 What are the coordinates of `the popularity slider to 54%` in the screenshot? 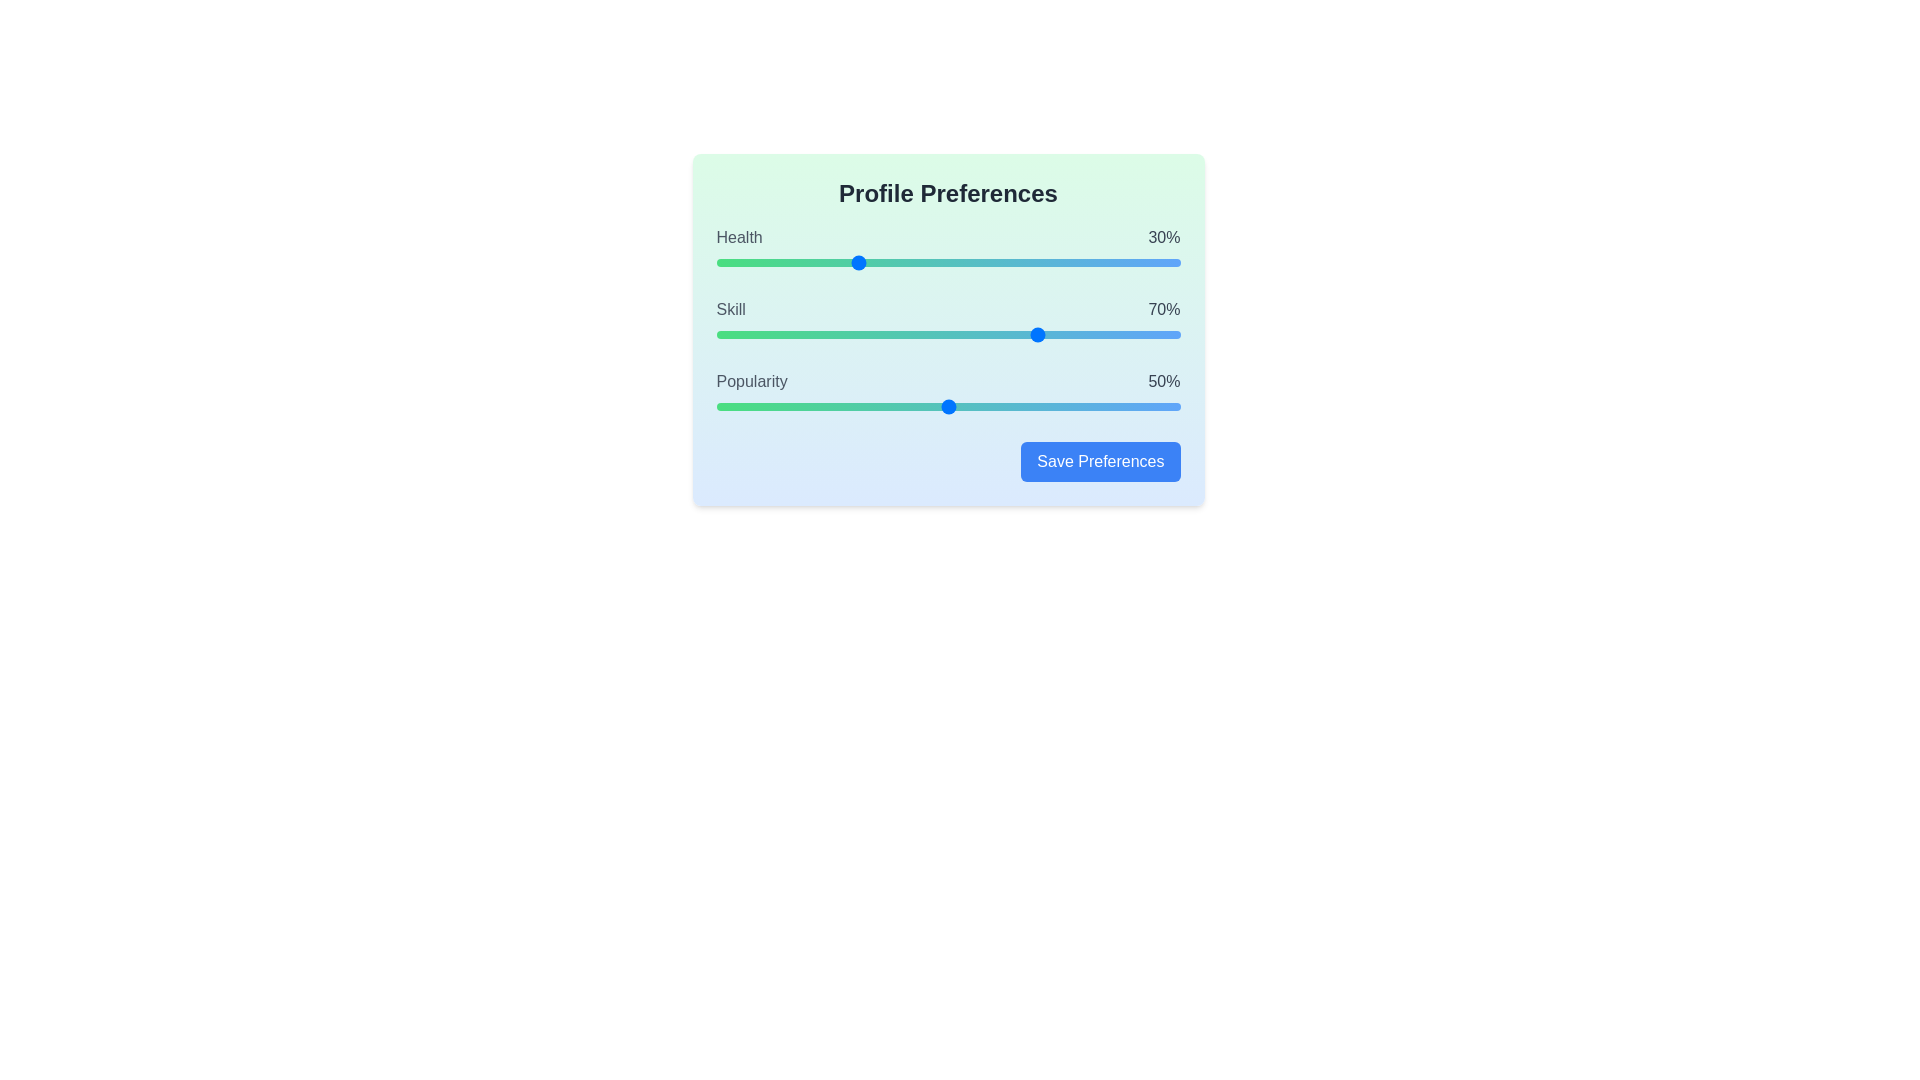 It's located at (967, 406).